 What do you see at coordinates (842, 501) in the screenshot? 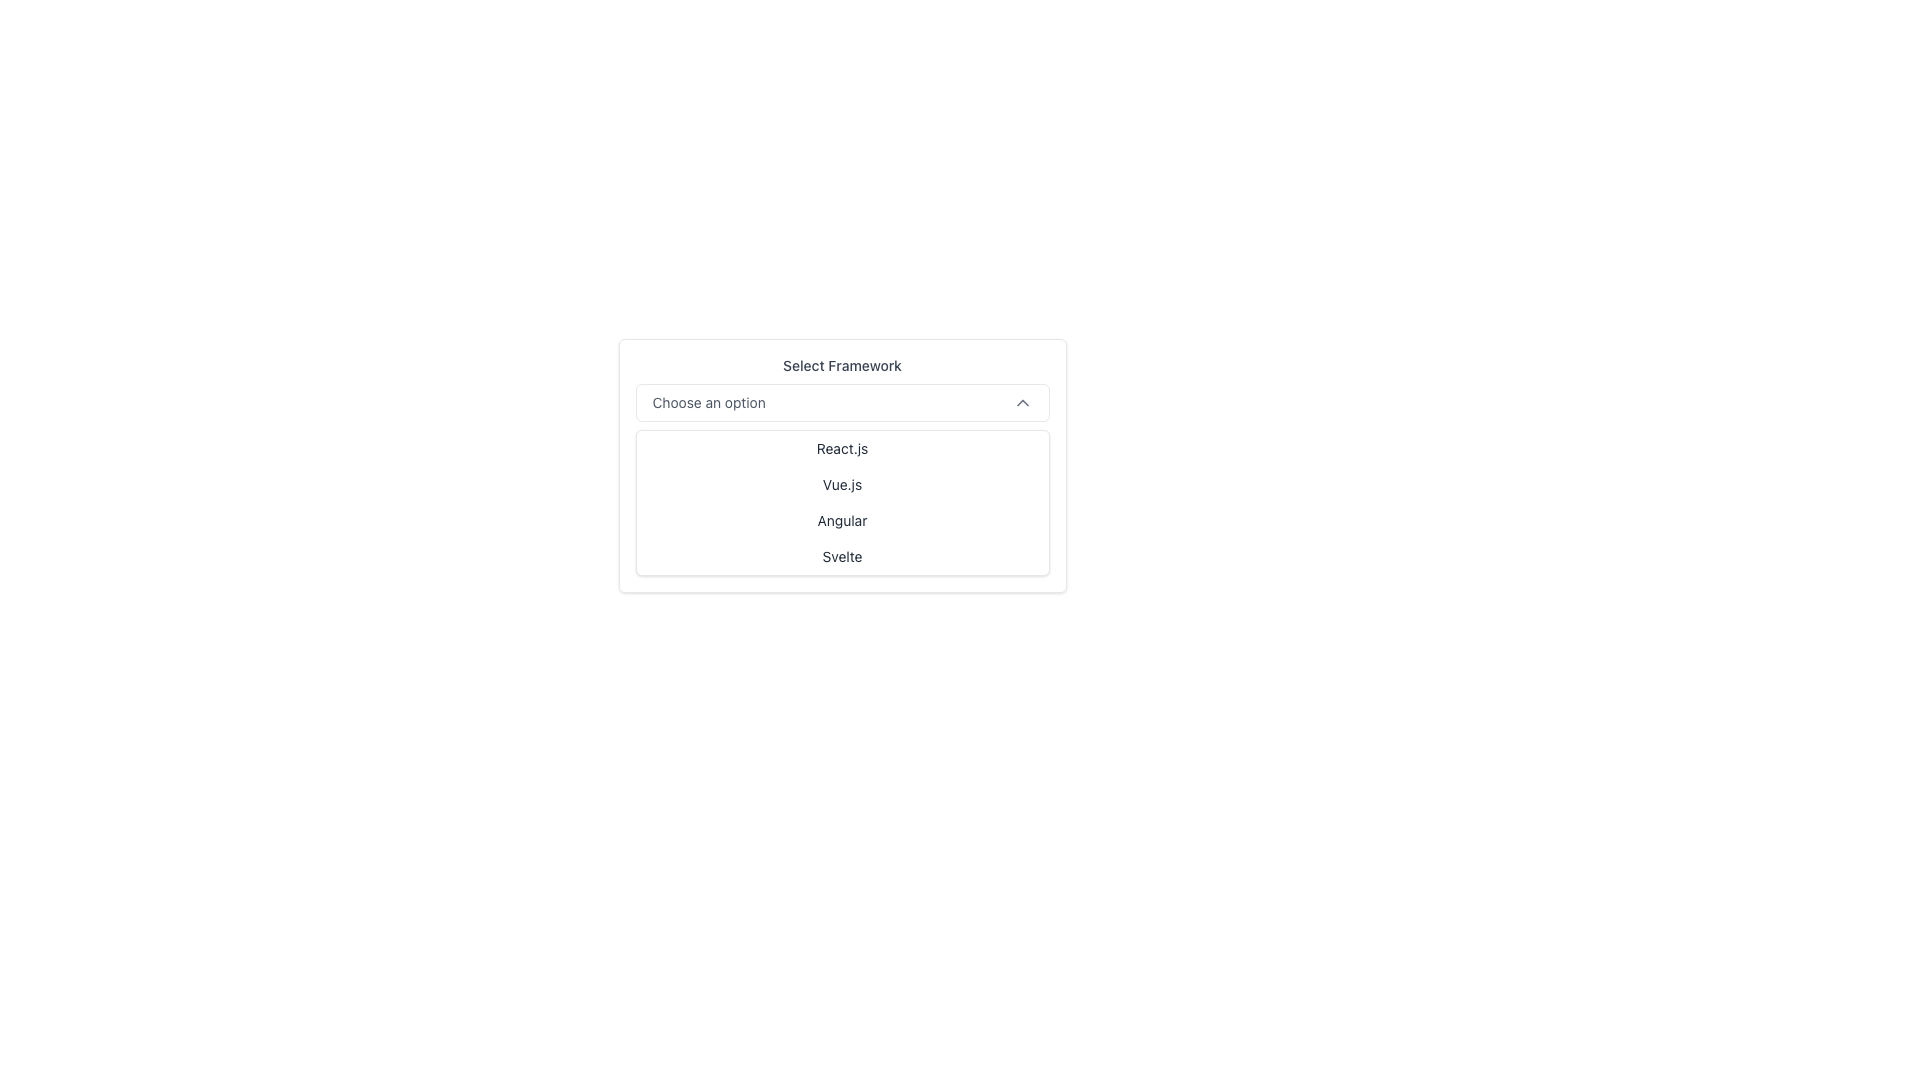
I see `the Dropdown menu located below 'Choose an option'` at bounding box center [842, 501].